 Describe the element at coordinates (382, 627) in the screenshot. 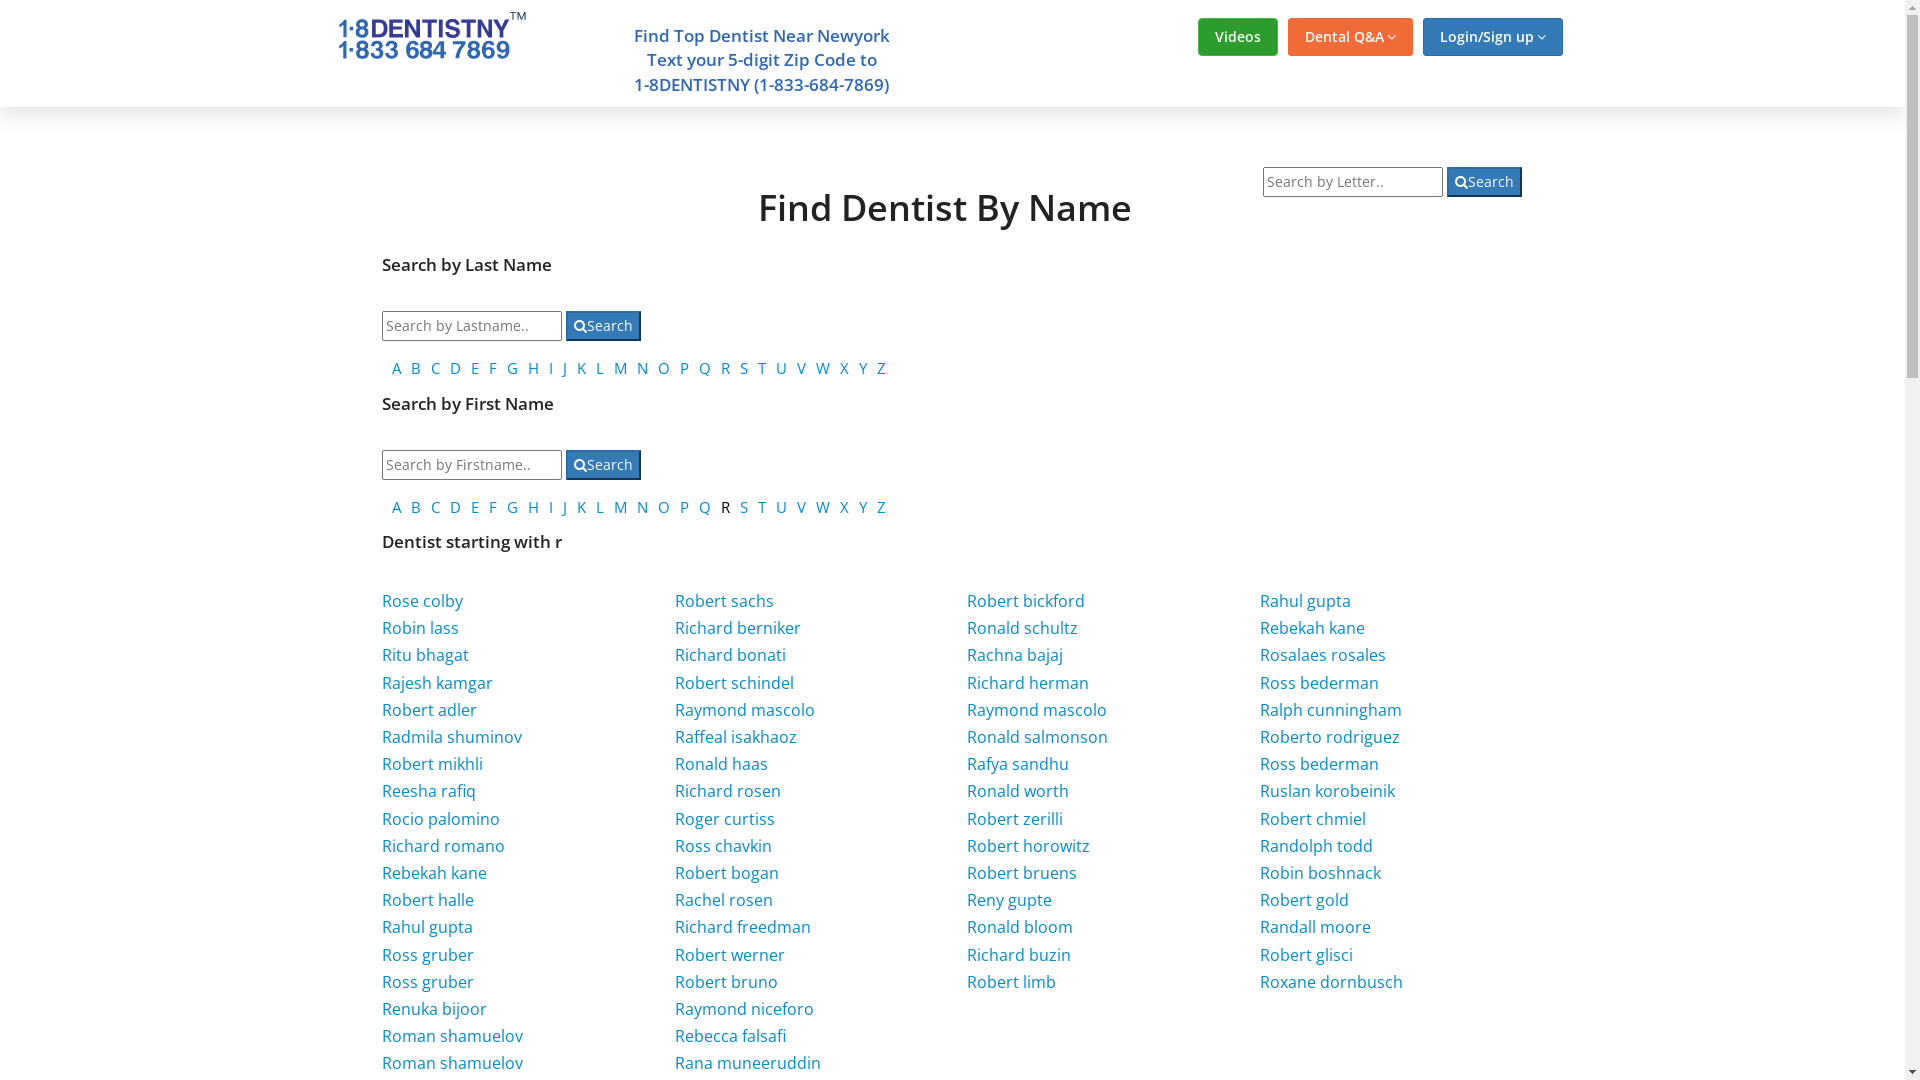

I see `'Robin lass'` at that location.